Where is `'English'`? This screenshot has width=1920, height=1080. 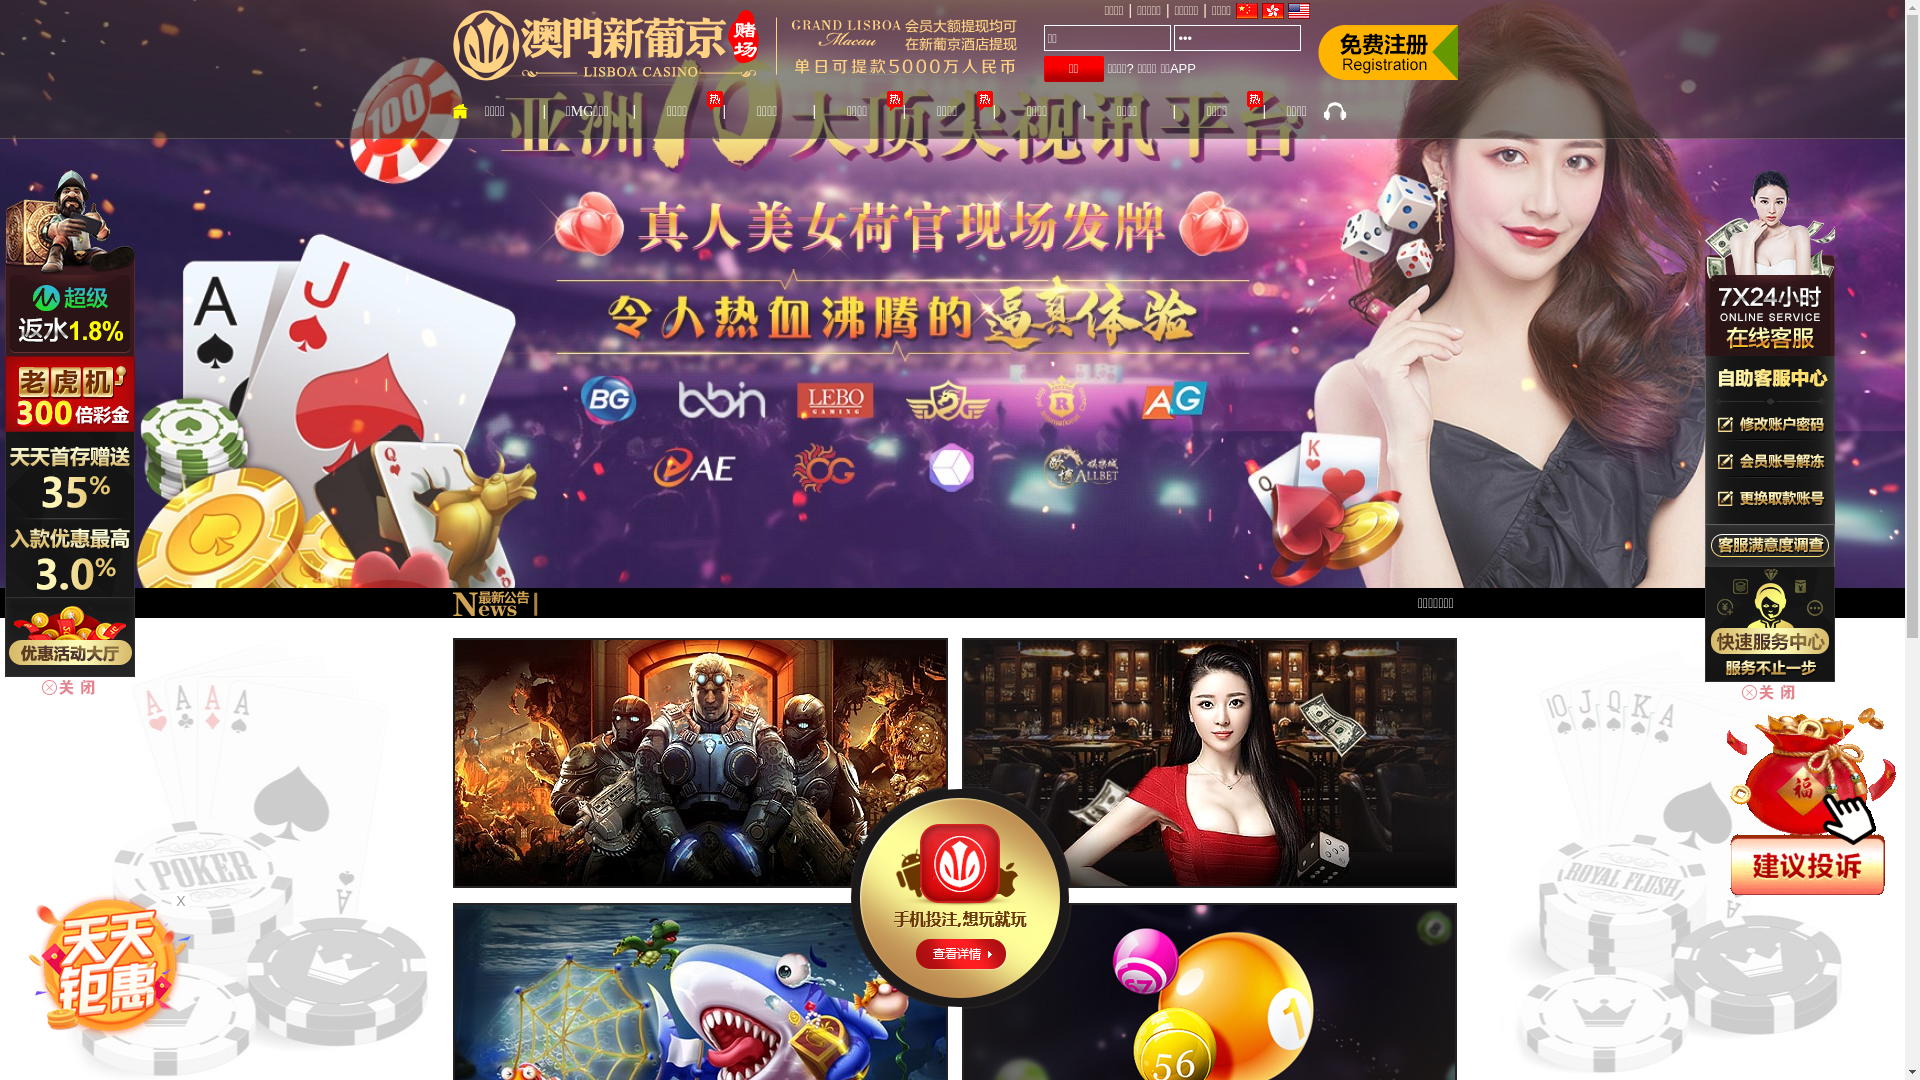 'English' is located at coordinates (1299, 11).